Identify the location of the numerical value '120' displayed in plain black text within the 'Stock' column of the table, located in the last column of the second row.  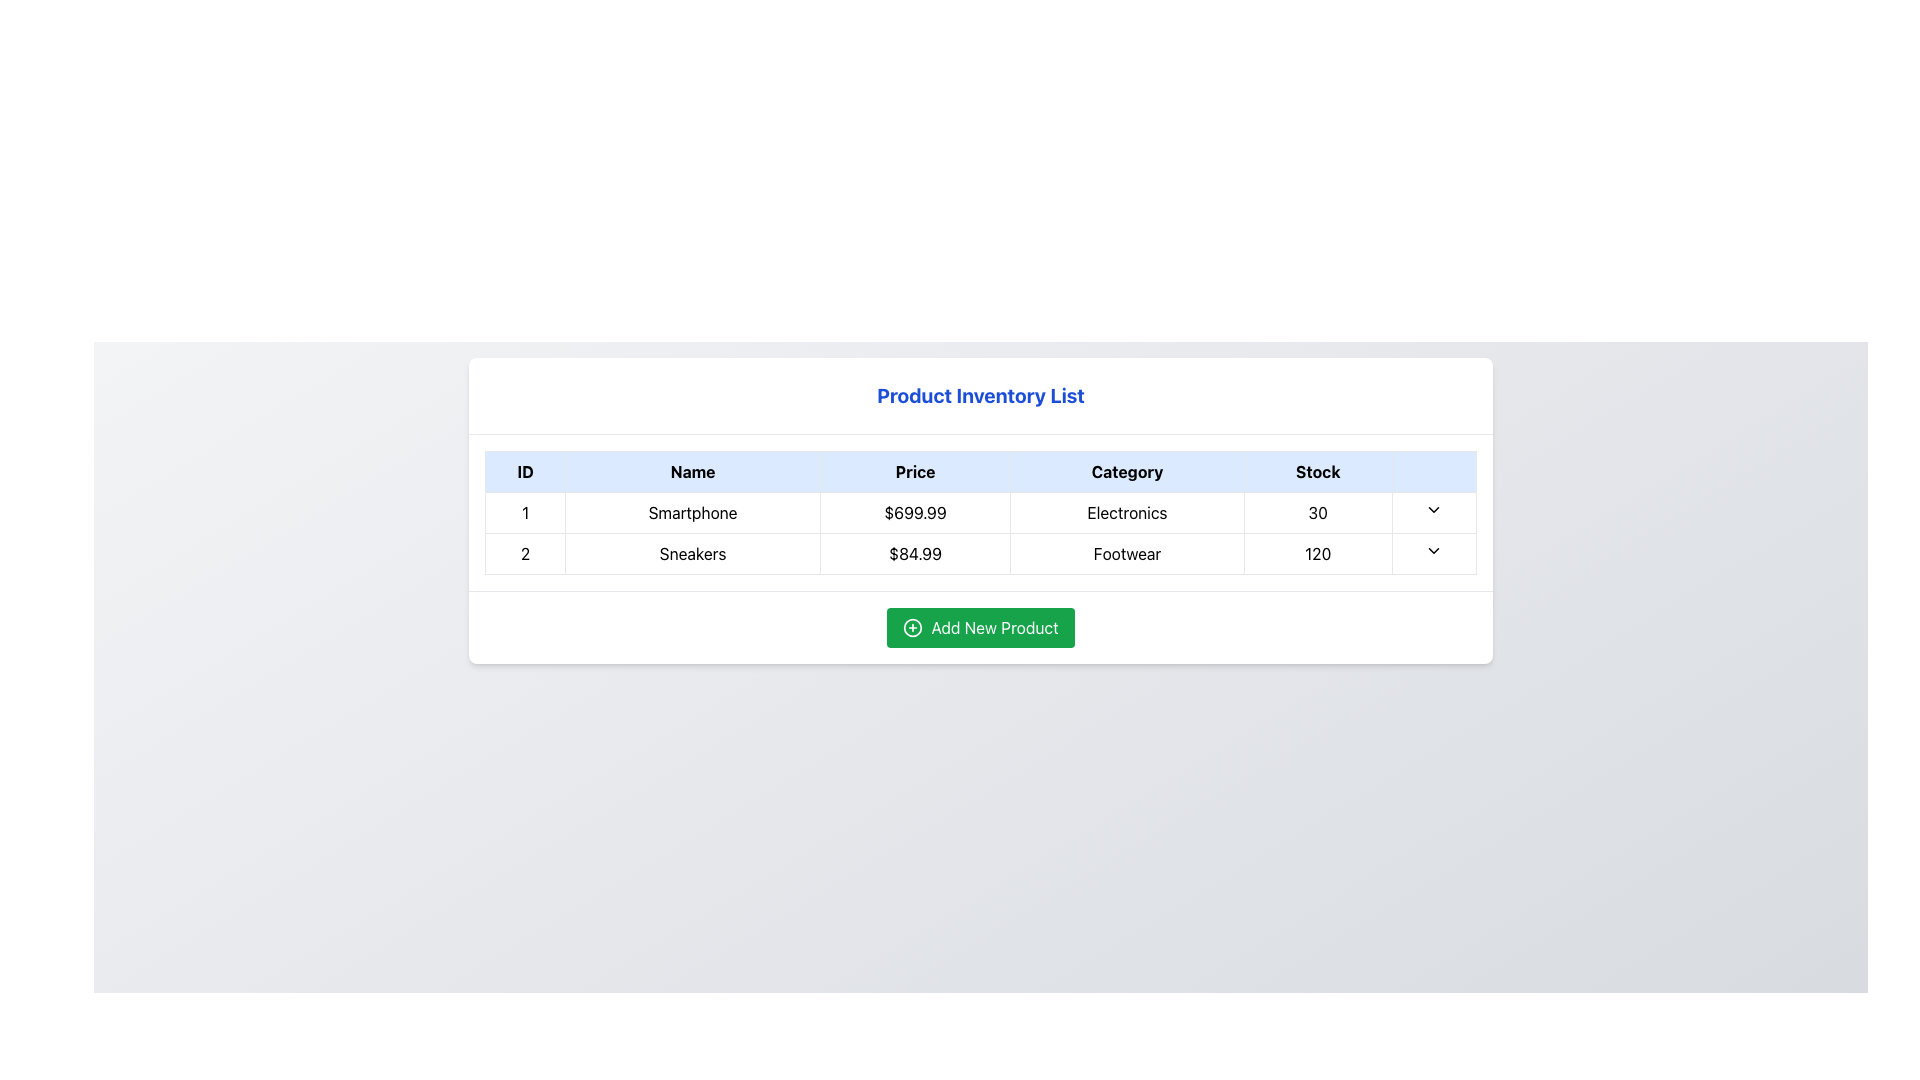
(1318, 554).